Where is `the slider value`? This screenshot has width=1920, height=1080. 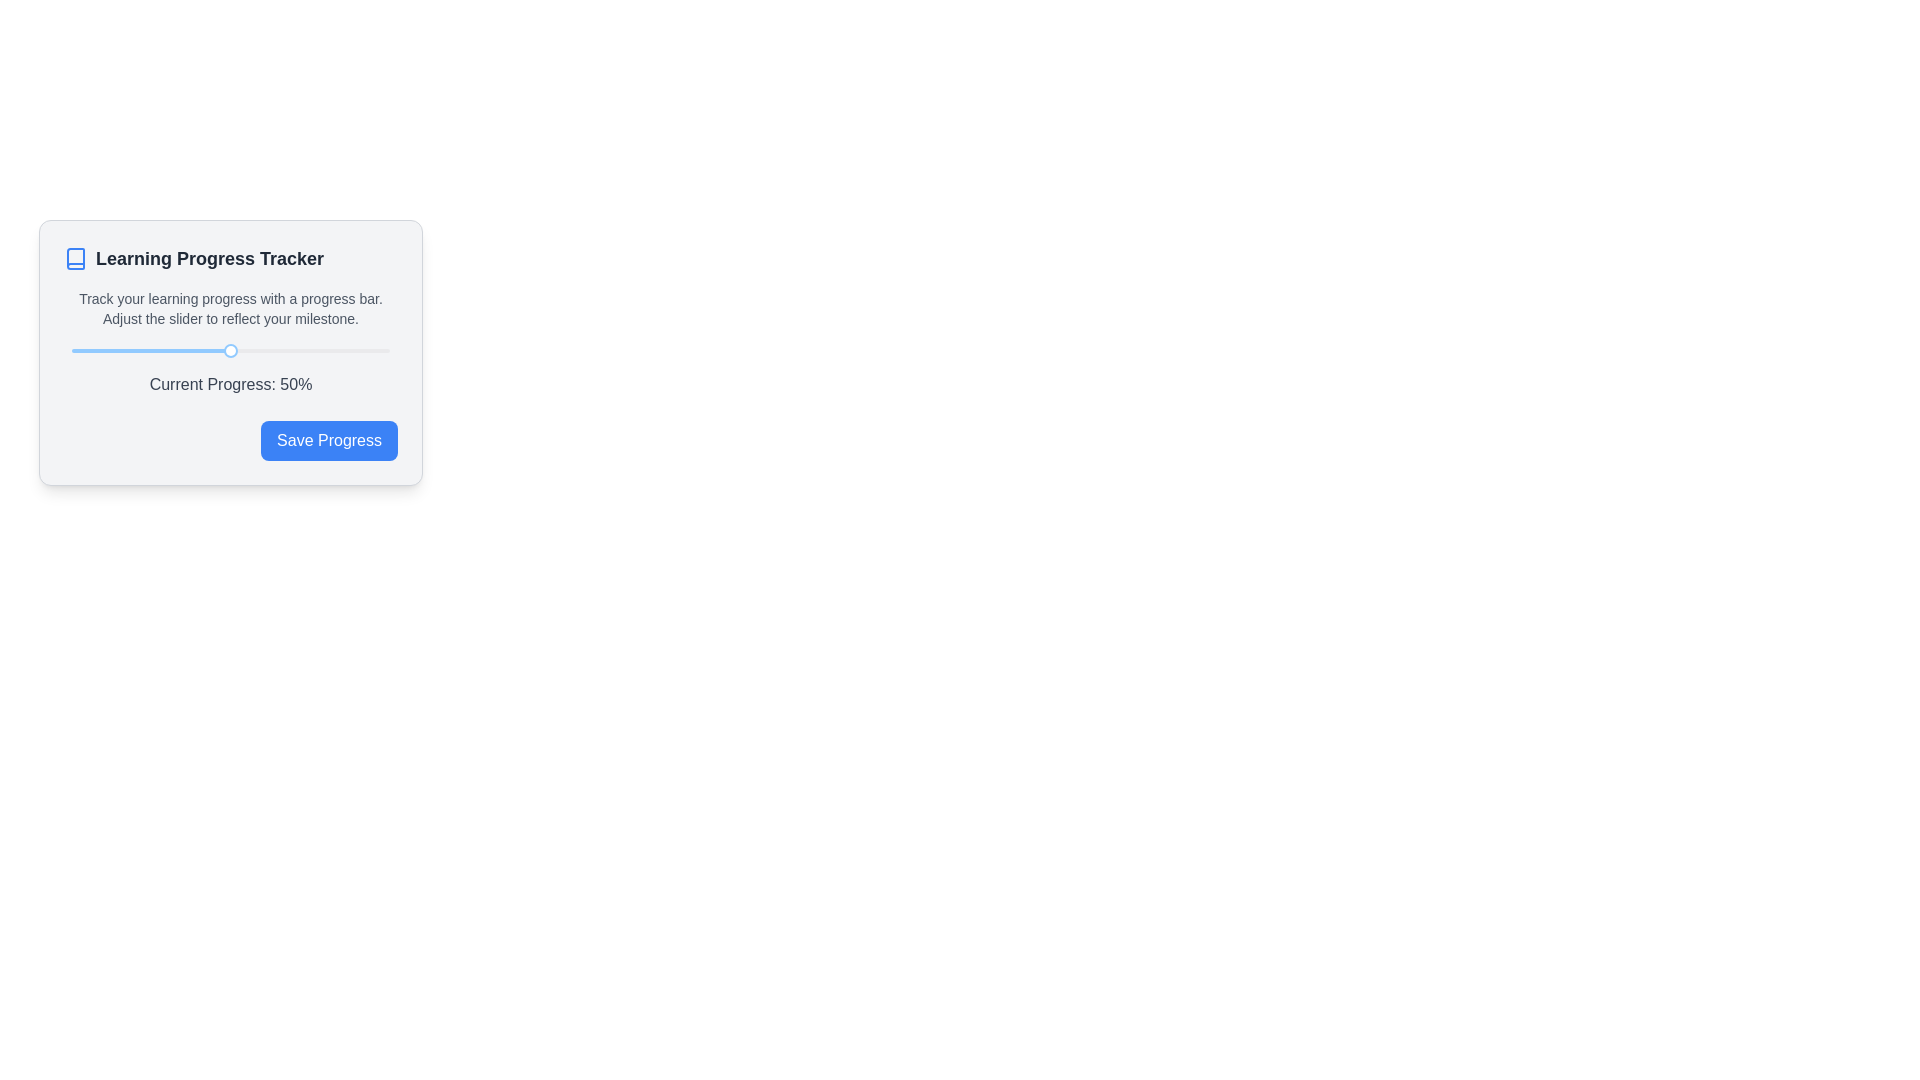
the slider value is located at coordinates (83, 350).